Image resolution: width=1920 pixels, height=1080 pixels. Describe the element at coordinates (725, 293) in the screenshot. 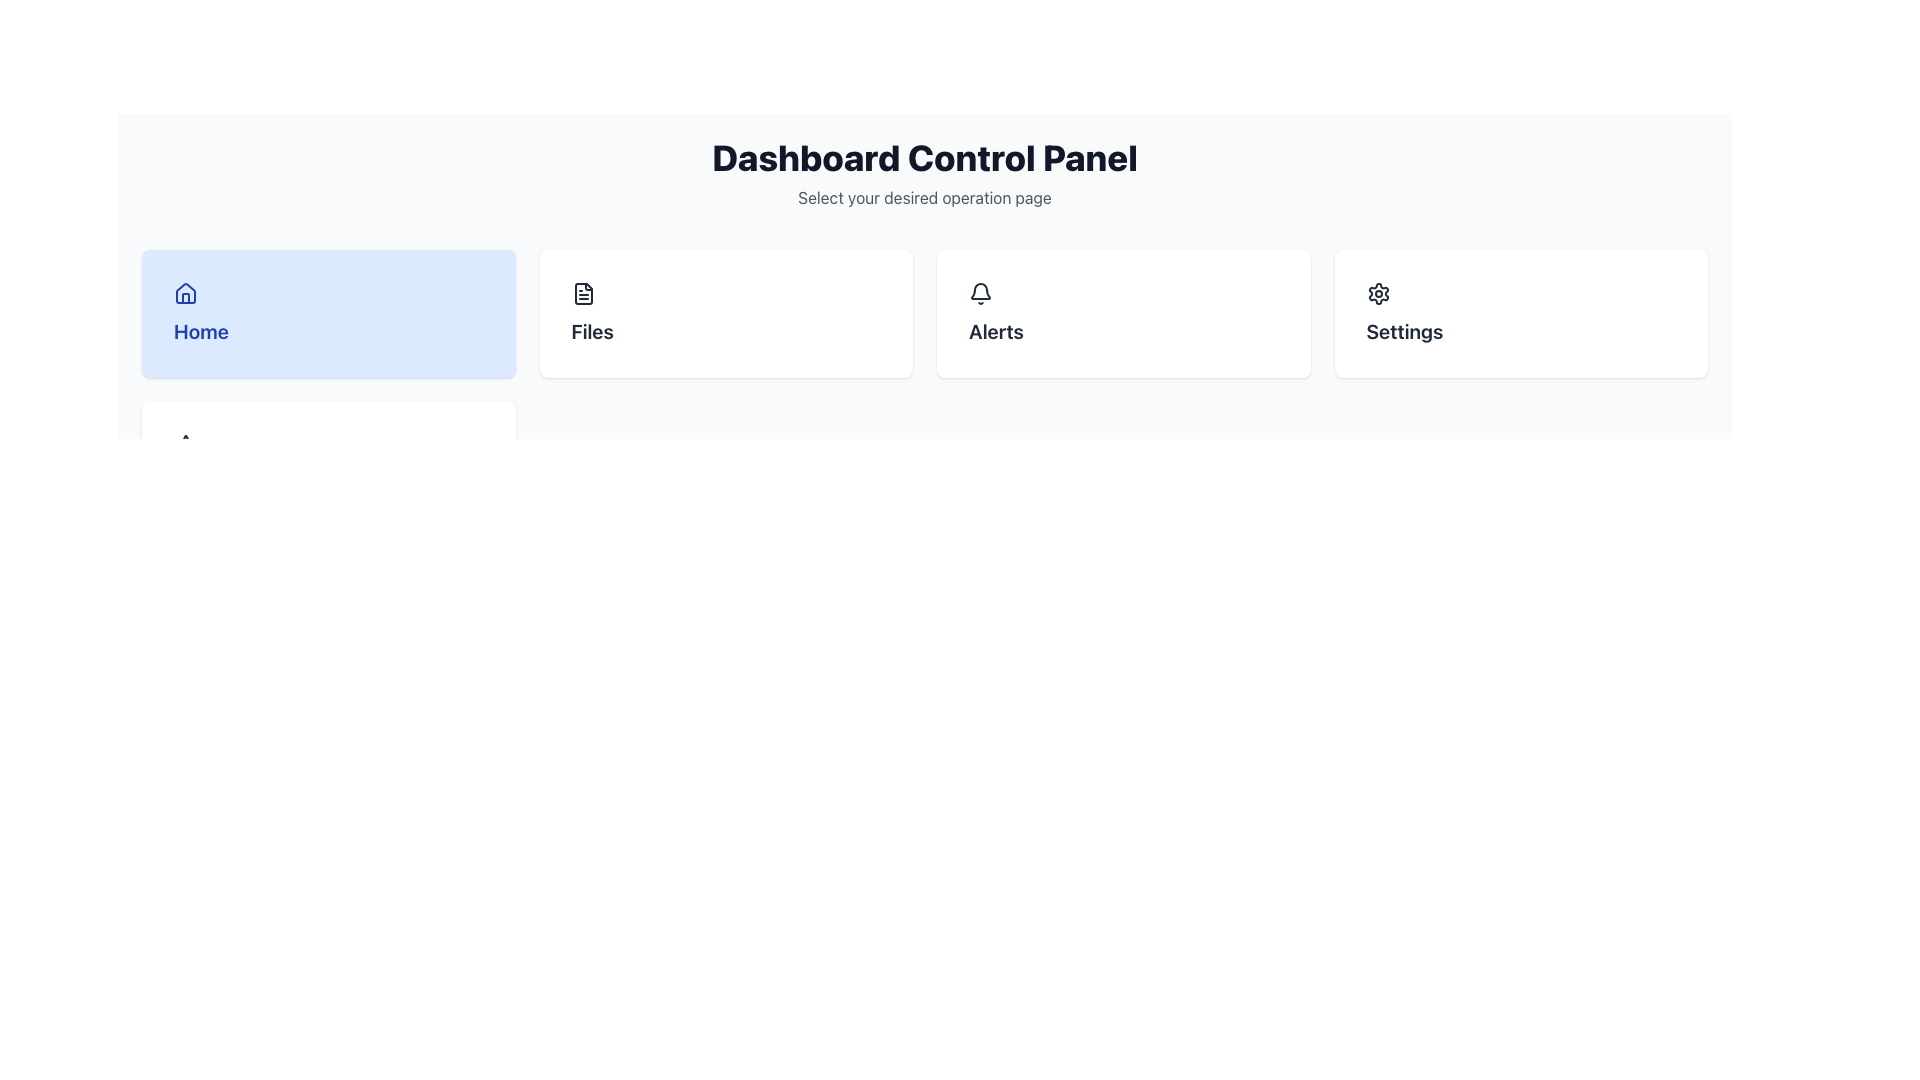

I see `the icon resembling a text document located in the 'Files' card on the Dashboard Control Panel` at that location.